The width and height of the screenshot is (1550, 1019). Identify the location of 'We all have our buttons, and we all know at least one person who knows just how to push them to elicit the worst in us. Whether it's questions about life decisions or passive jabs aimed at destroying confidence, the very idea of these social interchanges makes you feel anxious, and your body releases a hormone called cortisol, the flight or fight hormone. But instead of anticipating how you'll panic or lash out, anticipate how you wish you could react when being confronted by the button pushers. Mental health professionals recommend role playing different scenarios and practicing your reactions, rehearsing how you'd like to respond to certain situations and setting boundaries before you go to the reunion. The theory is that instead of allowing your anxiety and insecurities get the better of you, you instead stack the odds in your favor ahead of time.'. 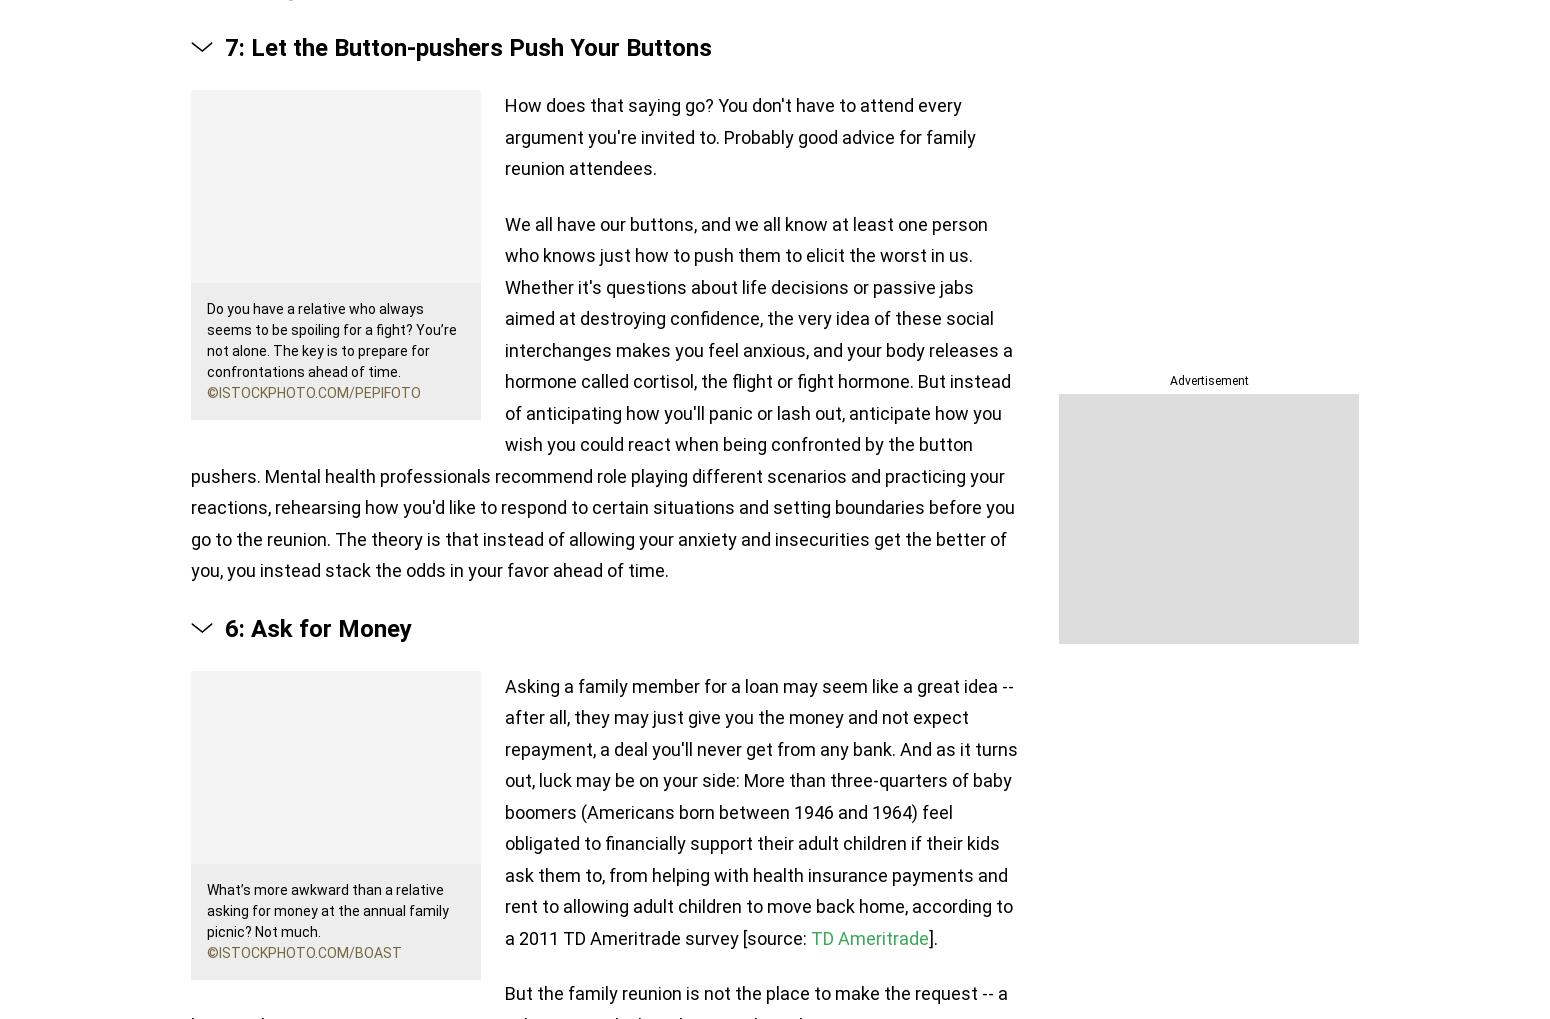
(602, 396).